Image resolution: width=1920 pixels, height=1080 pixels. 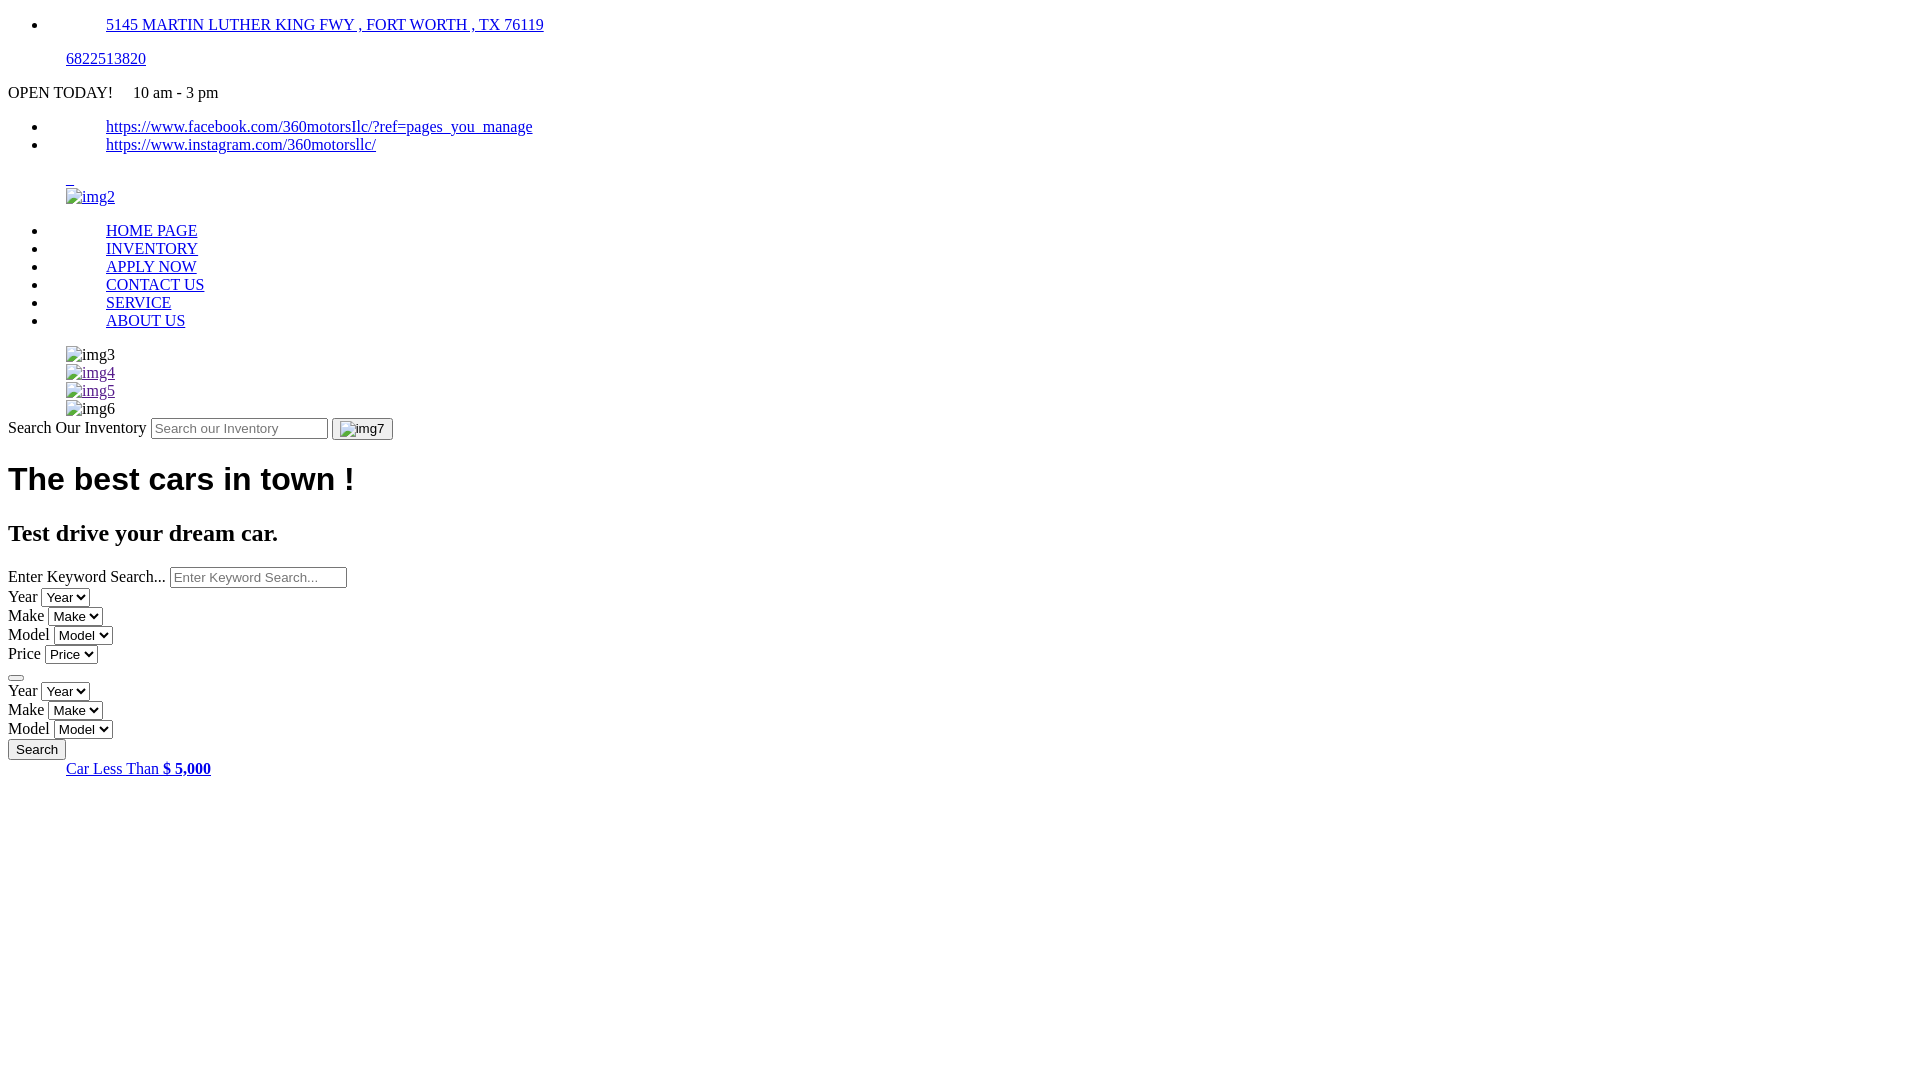 I want to click on 'https://www.facebook.com/360motorsIlc/?ref=pages_you_manage', so click(x=318, y=126).